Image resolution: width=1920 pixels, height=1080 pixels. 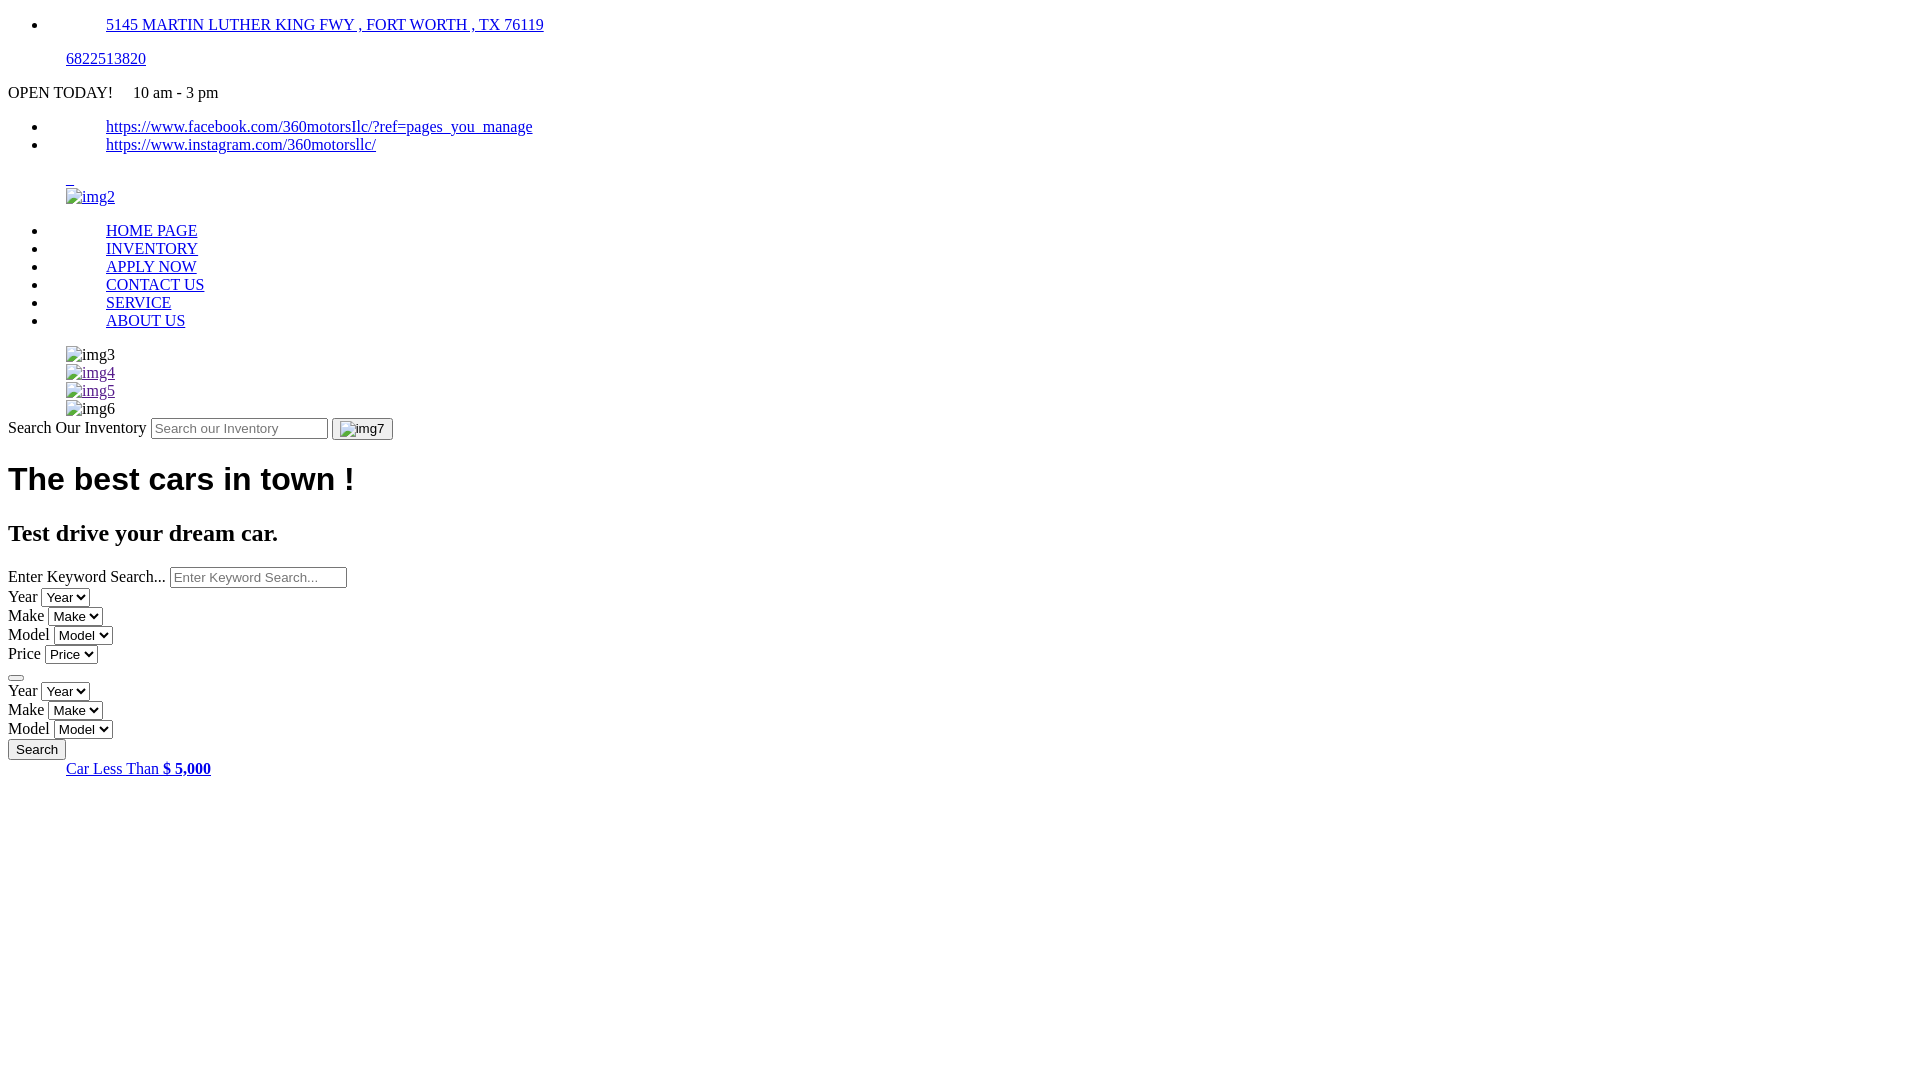 I want to click on 'https://www.facebook.com/360motorsIlc/?ref=pages_you_manage', so click(x=318, y=126).